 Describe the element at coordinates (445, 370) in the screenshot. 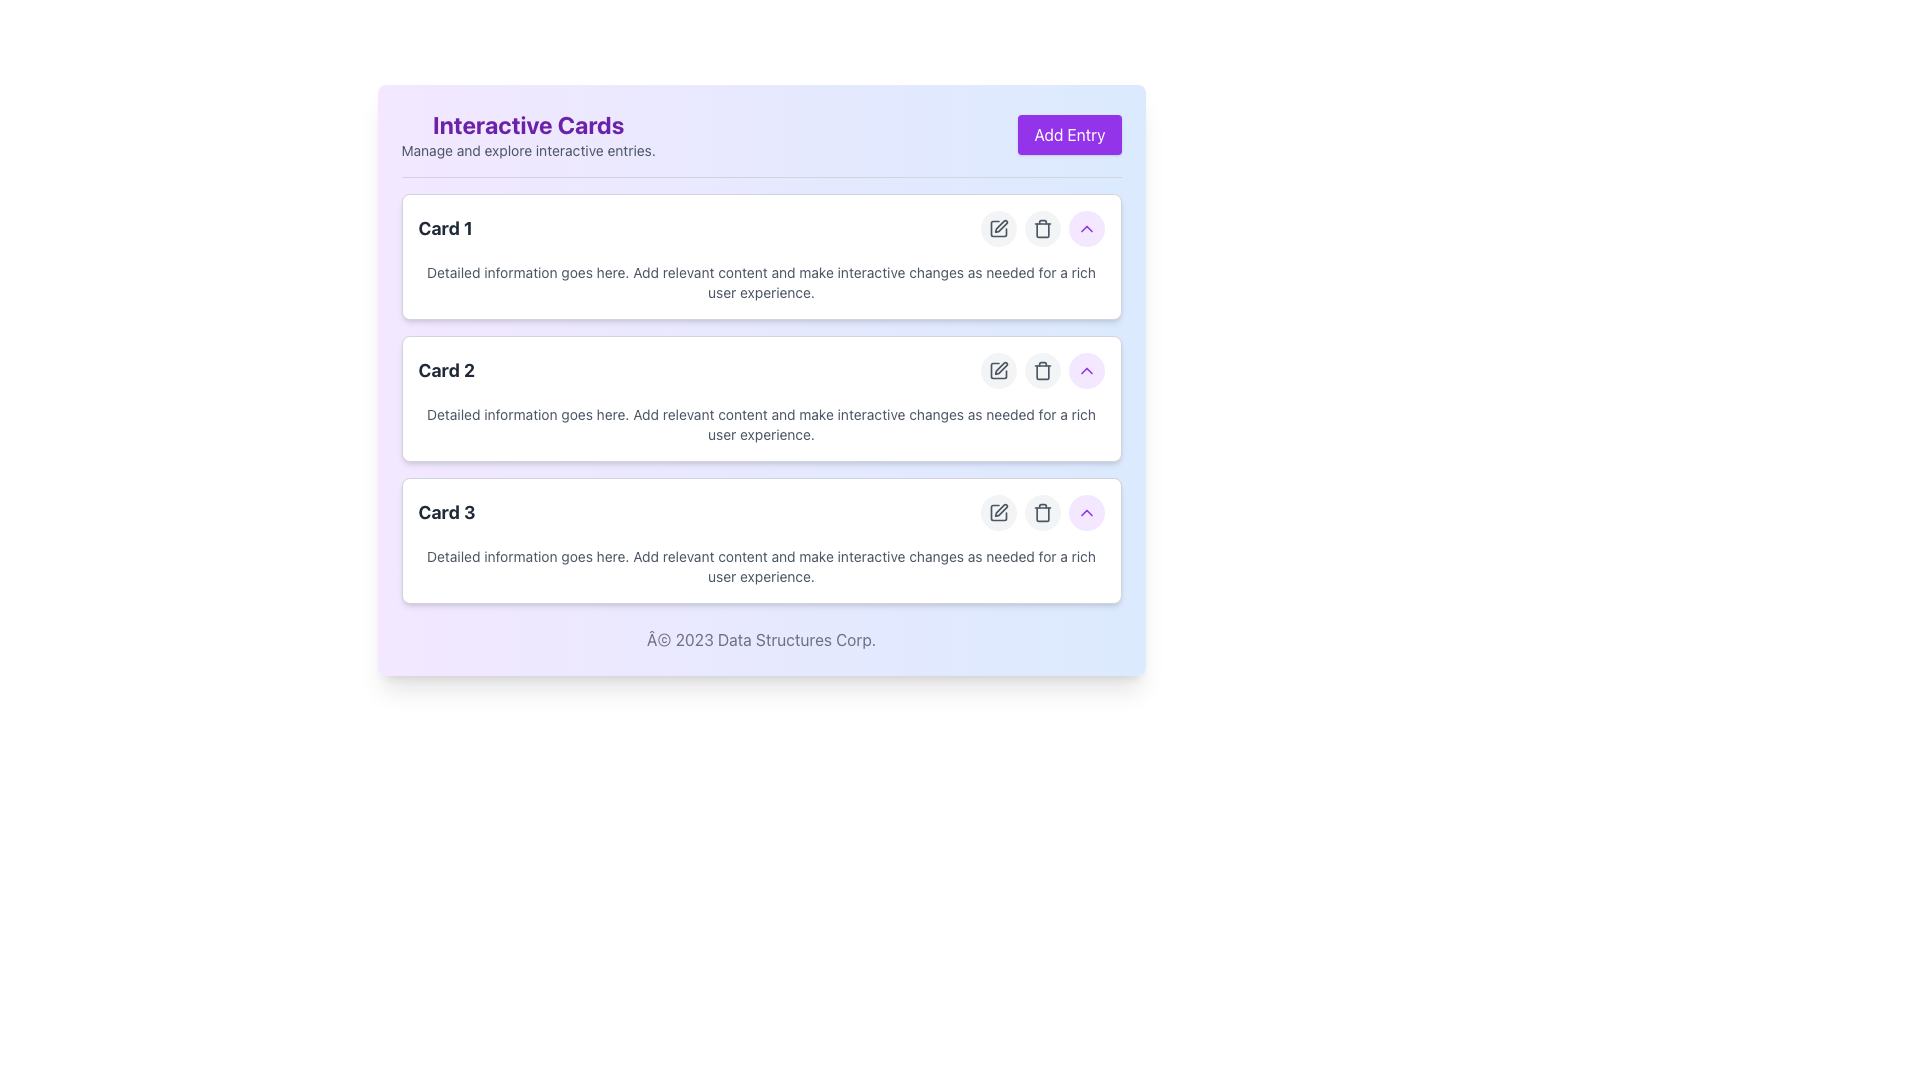

I see `text from the title of the second card in the list, which is positioned directly underneath 'Card 1' and above 'Card 3'` at that location.